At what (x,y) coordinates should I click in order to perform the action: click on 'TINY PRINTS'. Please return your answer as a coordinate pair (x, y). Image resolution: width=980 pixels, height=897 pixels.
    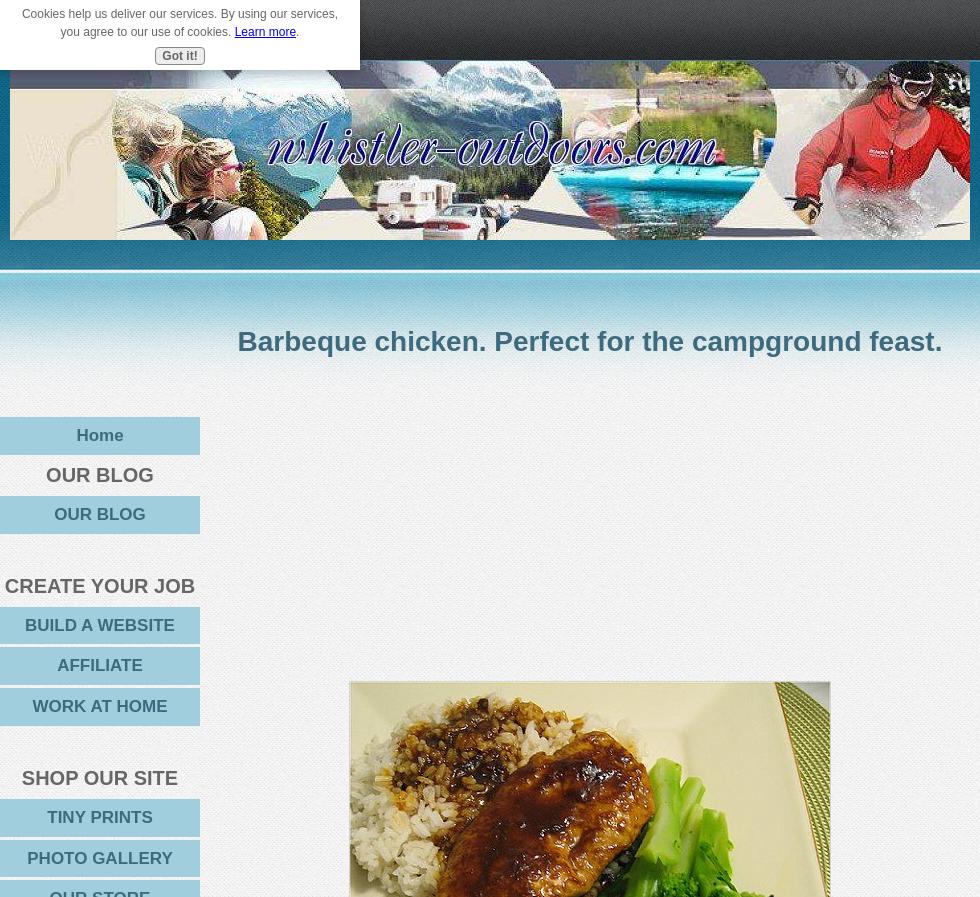
    Looking at the image, I should click on (99, 816).